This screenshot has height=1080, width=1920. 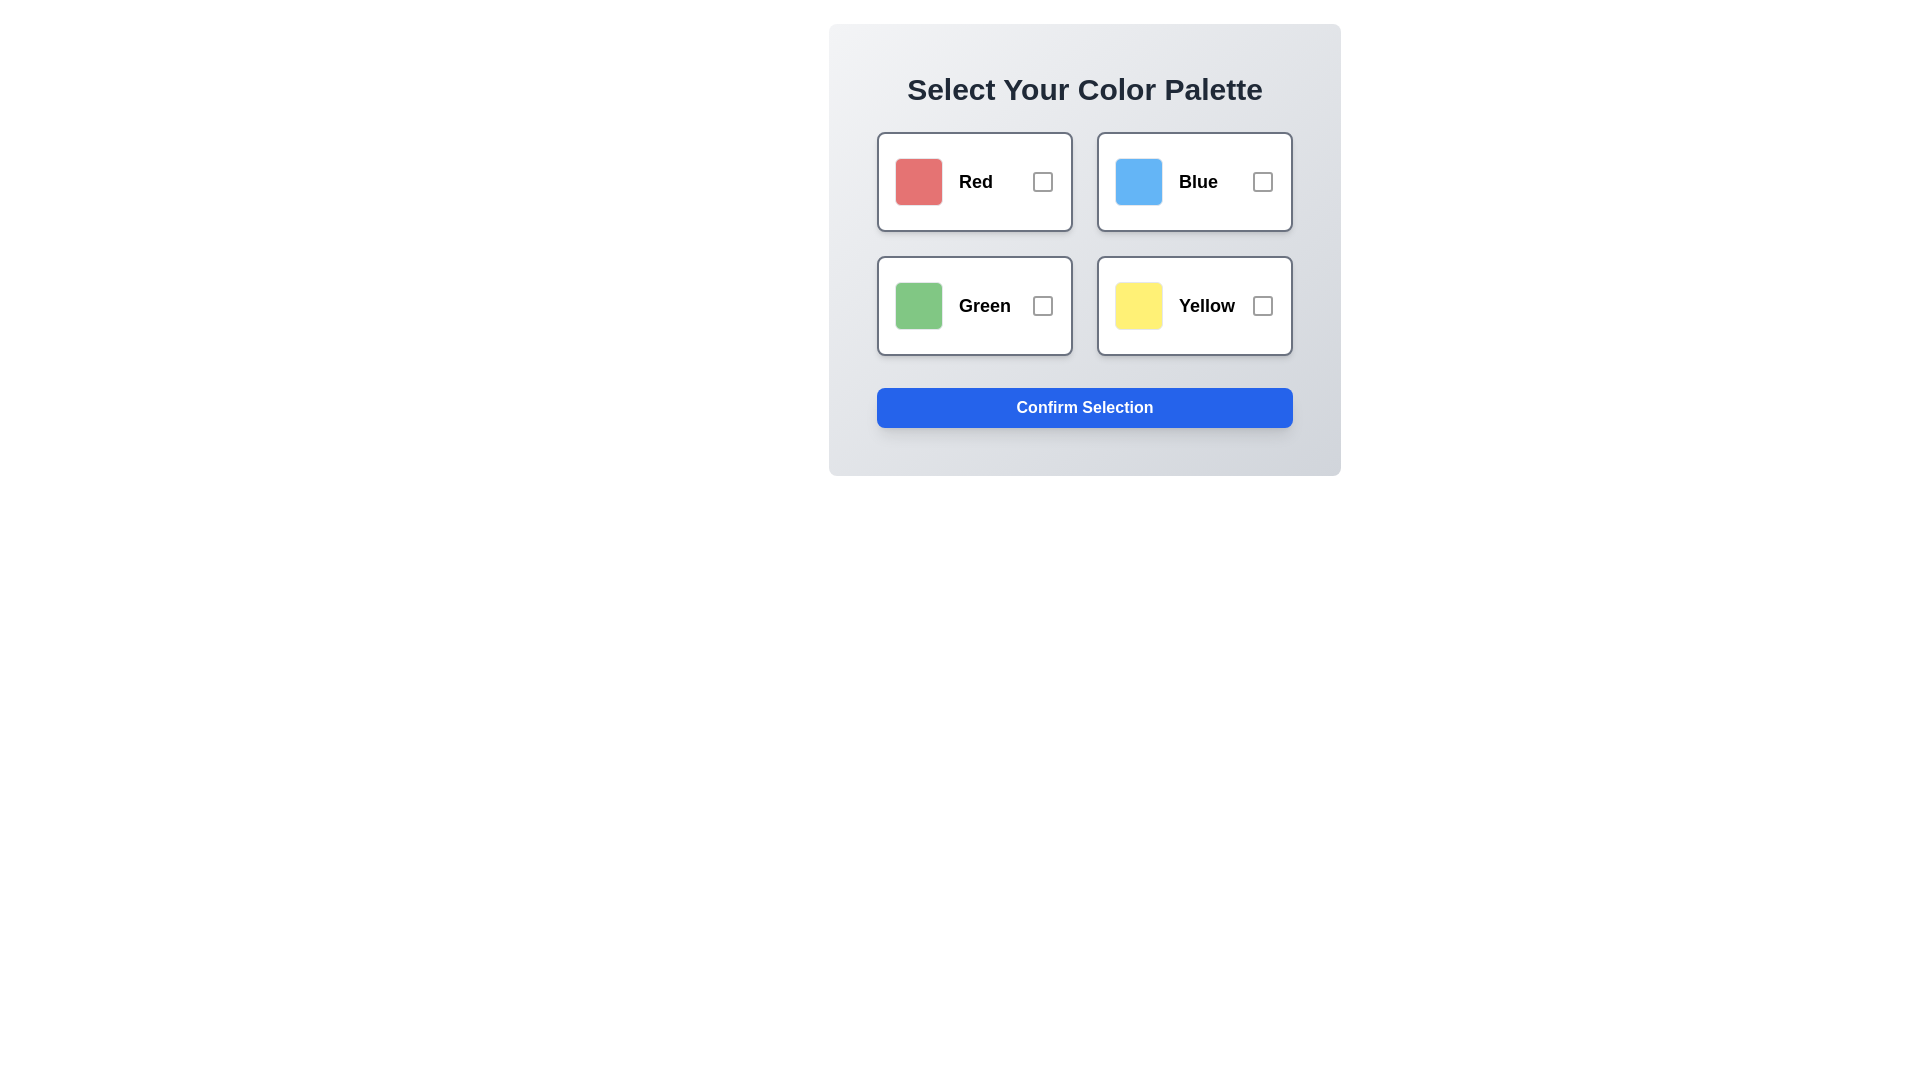 I want to click on the 'Confirm Selection' button to confirm the selected colors, so click(x=1083, y=407).